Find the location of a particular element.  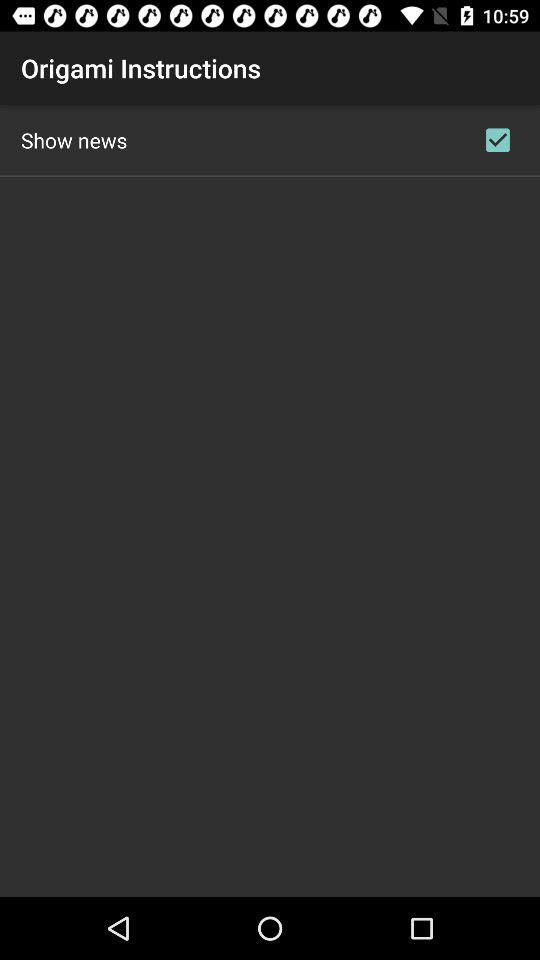

the icon at the top right corner is located at coordinates (496, 139).